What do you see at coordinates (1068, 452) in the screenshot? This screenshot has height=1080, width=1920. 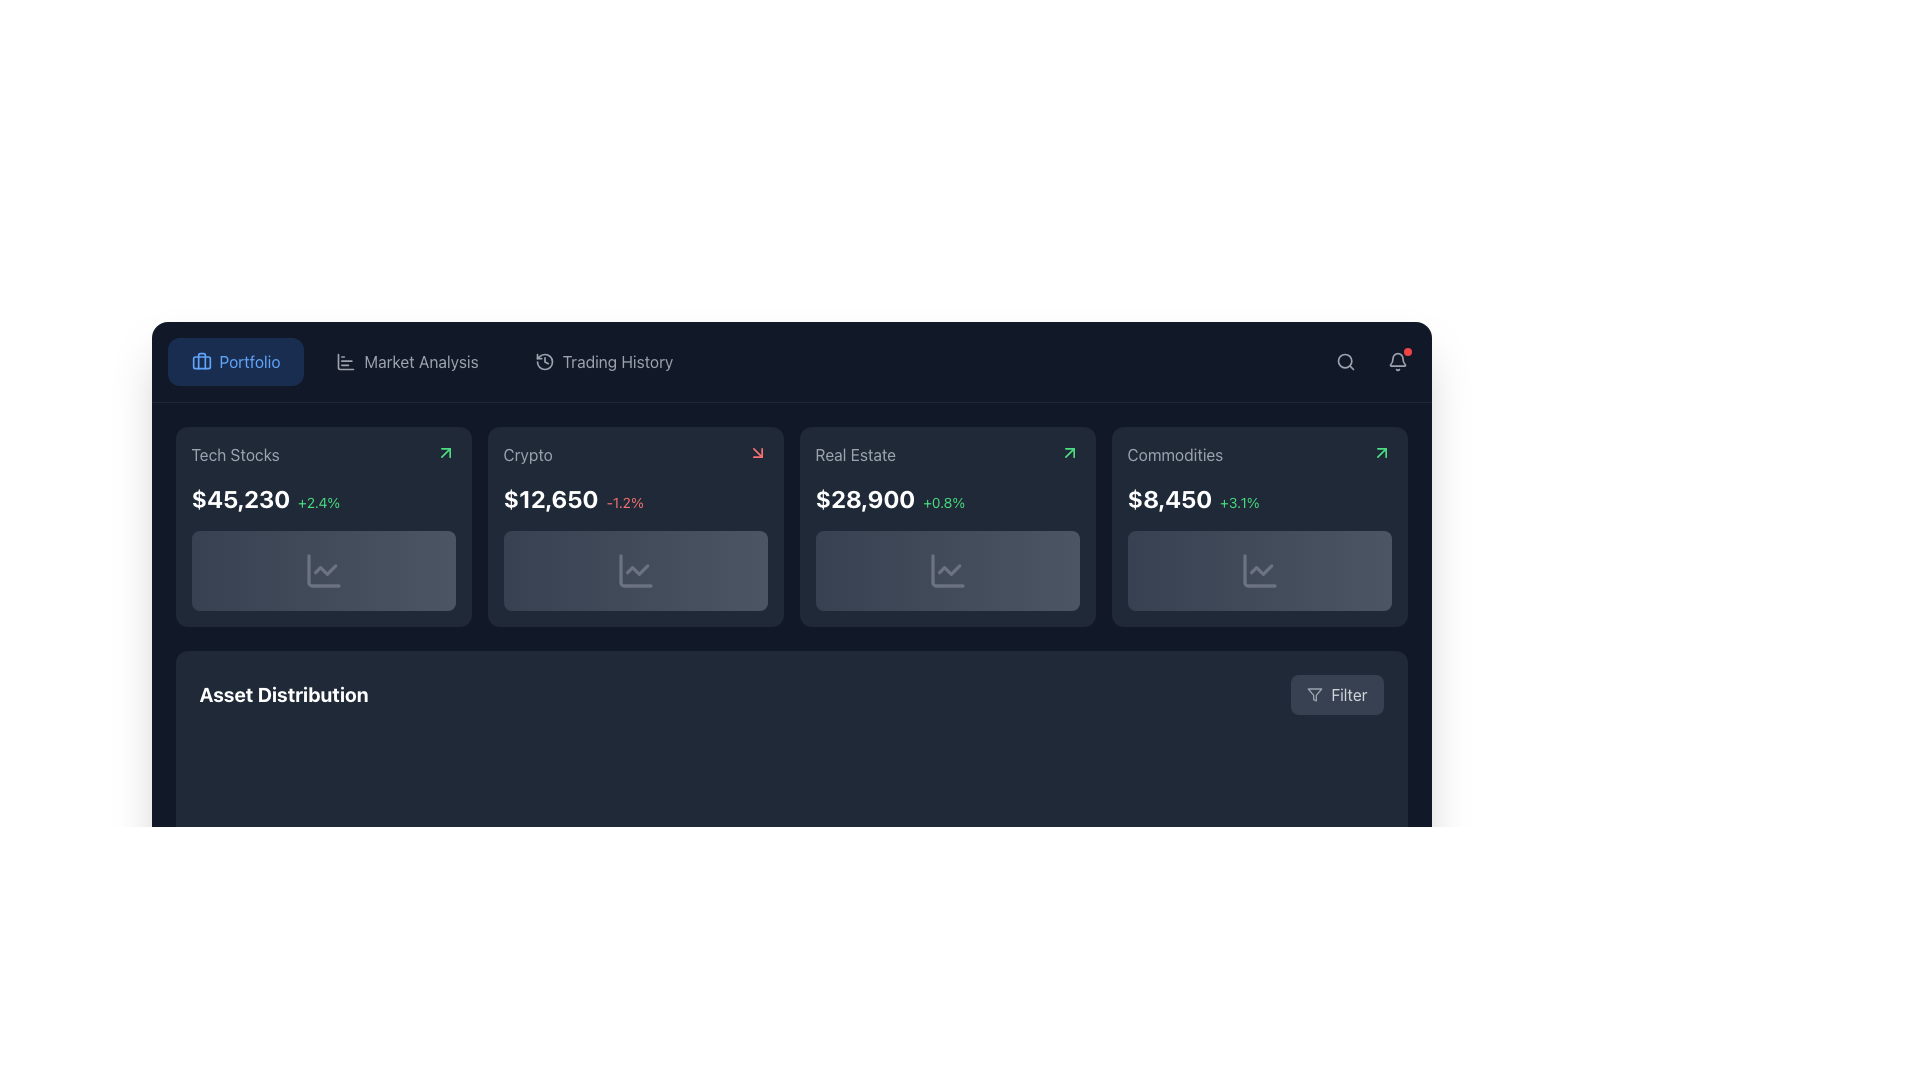 I see `the upward arrow icon located in the top-right corner of the 'Real Estate' card, which indicates performance improvement for the asset` at bounding box center [1068, 452].